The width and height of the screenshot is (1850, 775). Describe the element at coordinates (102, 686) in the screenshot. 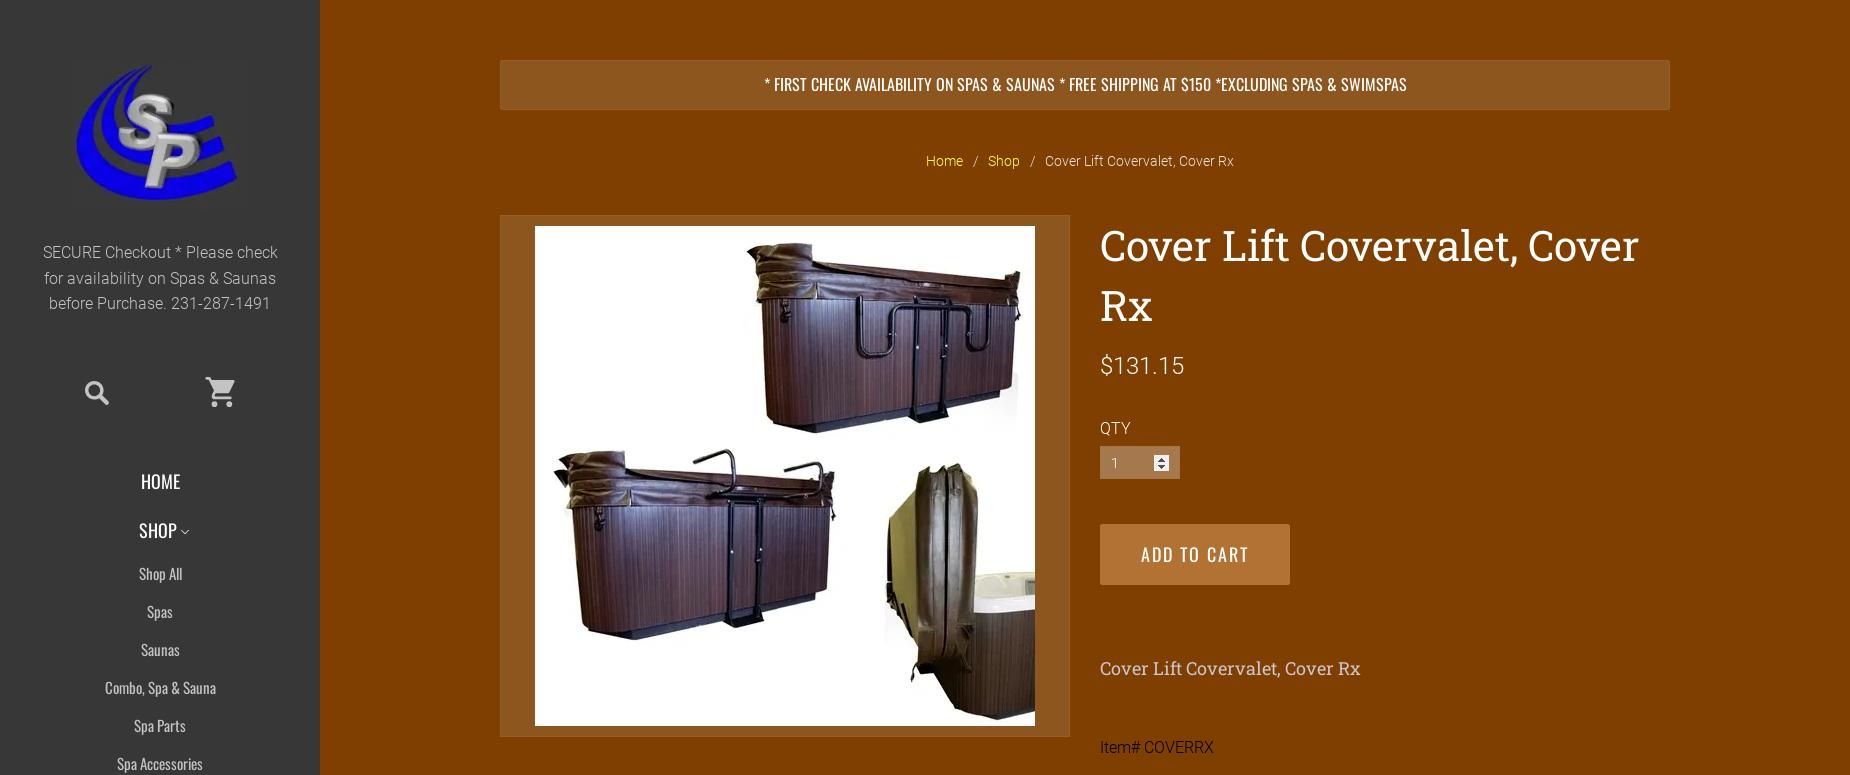

I see `'Combo, Spa & Sauna'` at that location.